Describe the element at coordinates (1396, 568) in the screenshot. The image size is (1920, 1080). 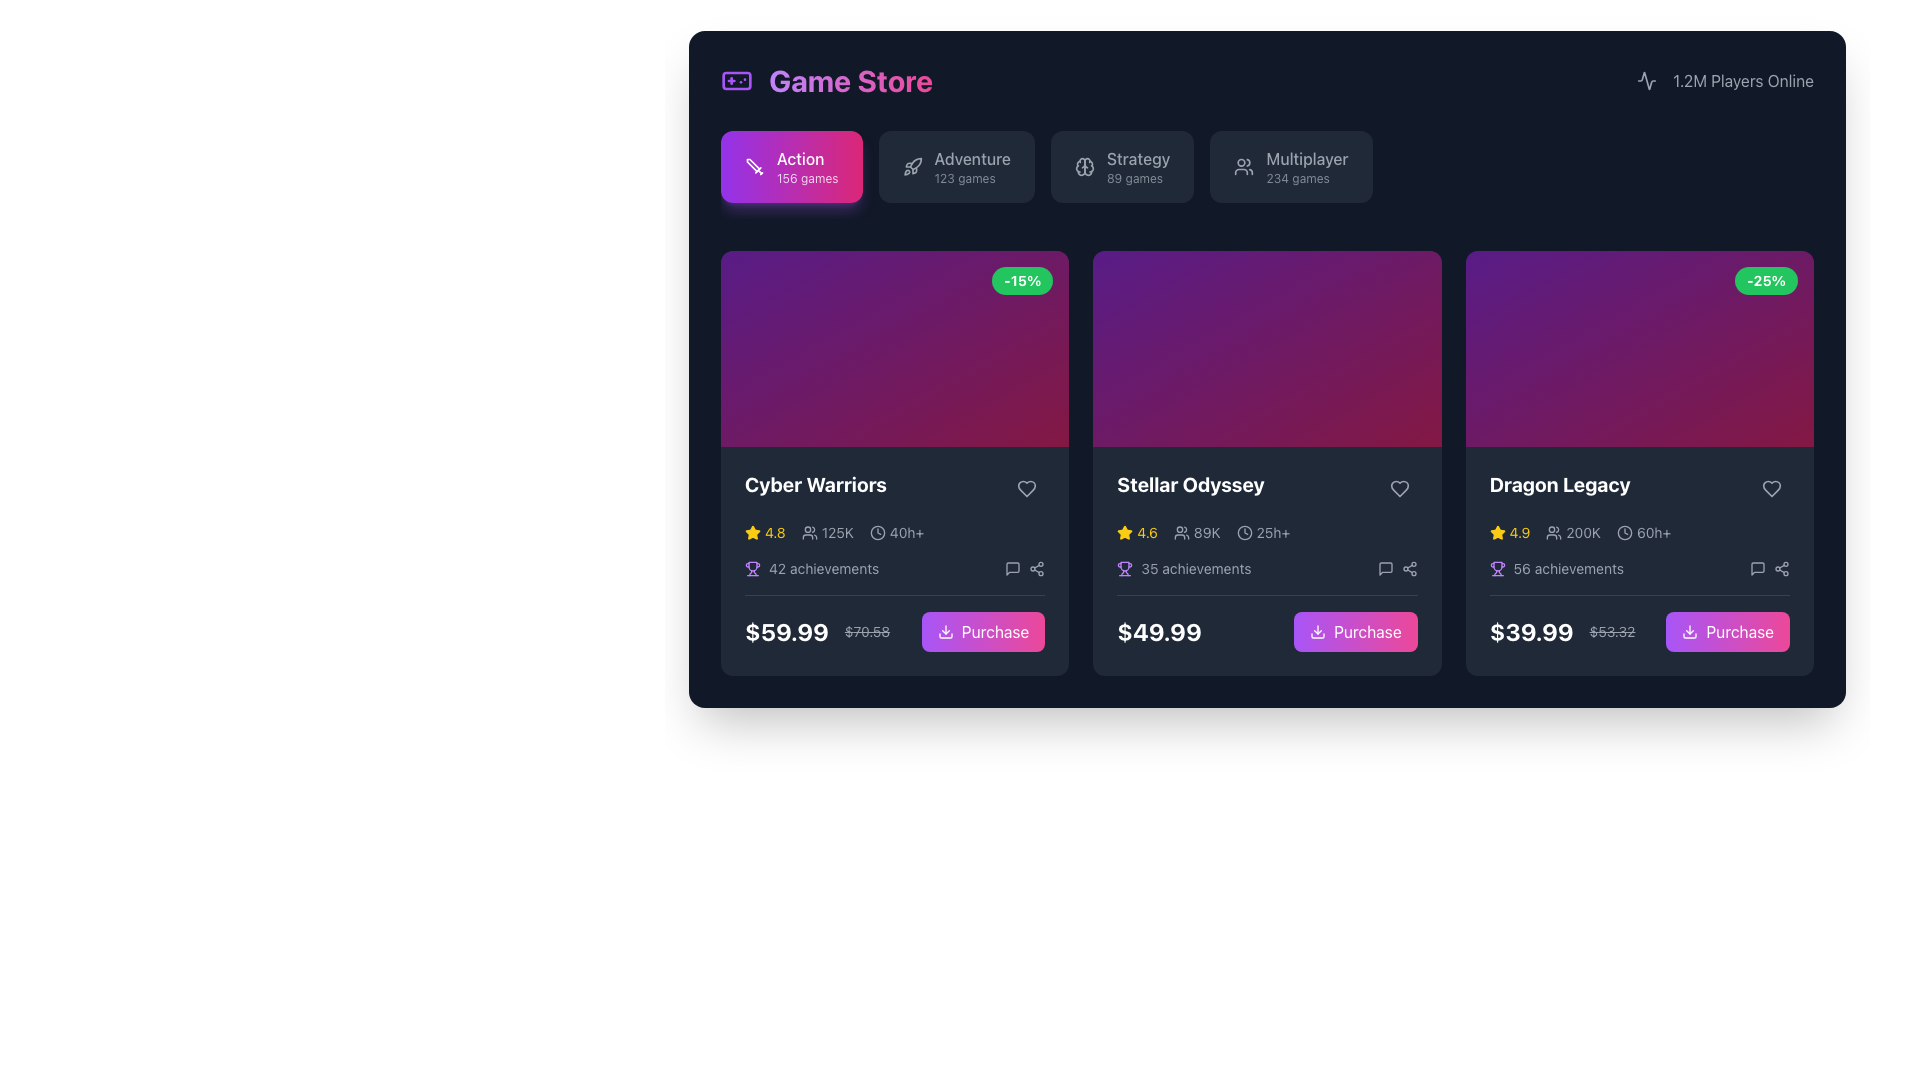
I see `the grouped interactive icons for the game 'Stellar Odyssey', located to the right of '35 achievements' and above the price information` at that location.